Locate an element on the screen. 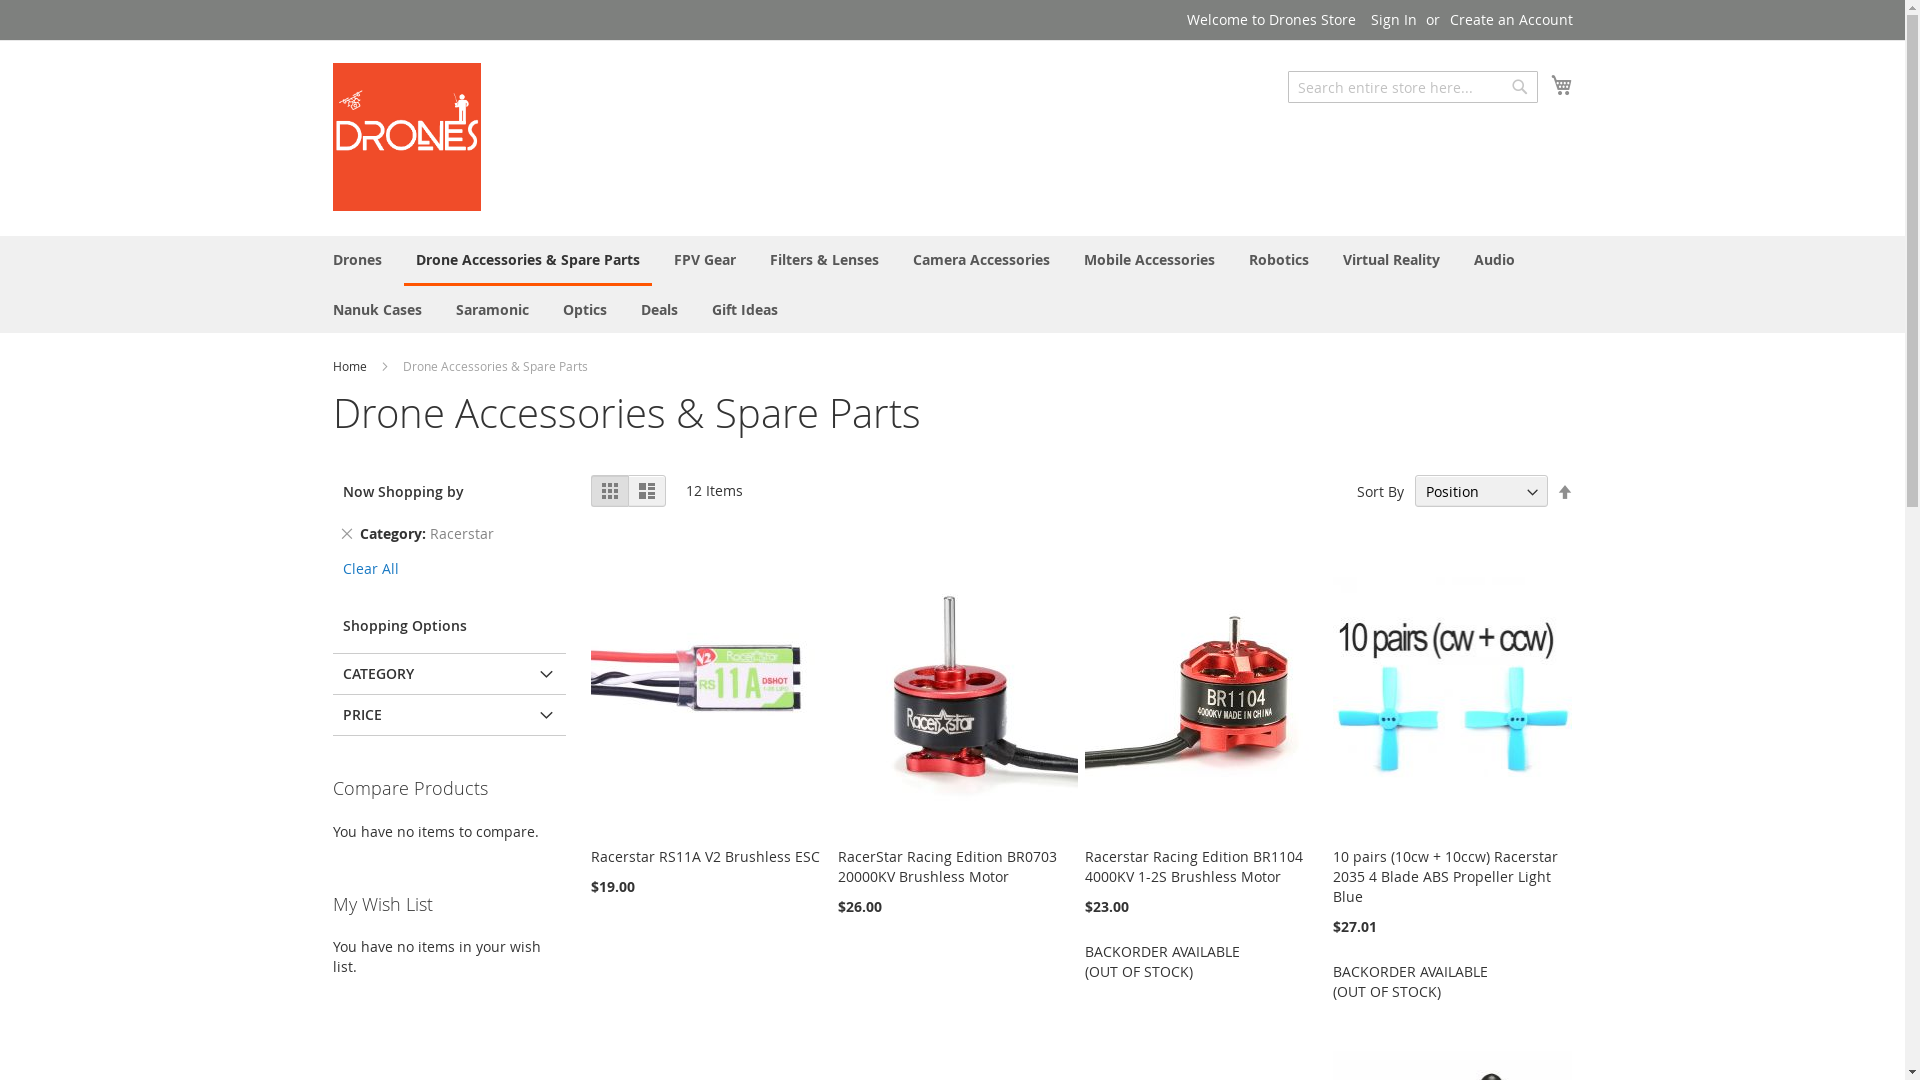  'Search' is located at coordinates (1512, 86).